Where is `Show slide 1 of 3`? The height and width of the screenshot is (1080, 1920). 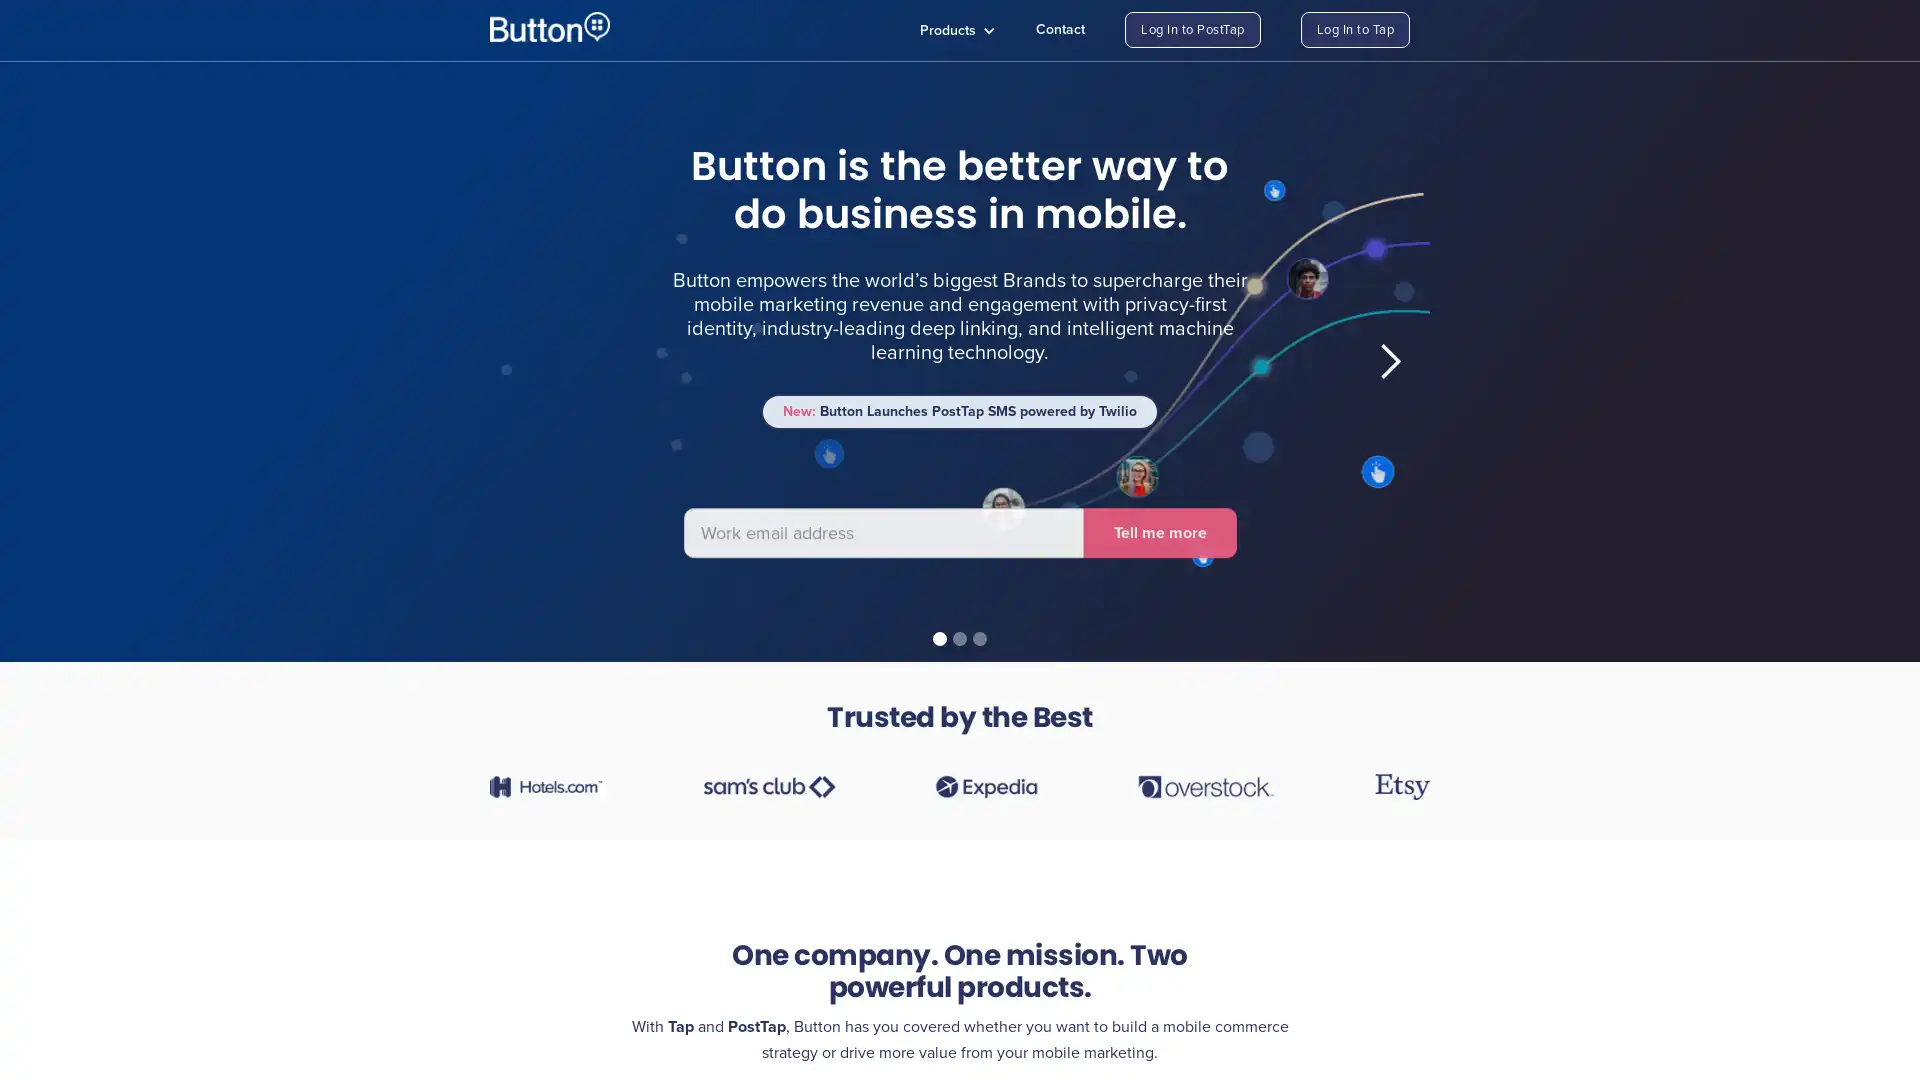
Show slide 1 of 3 is located at coordinates (939, 639).